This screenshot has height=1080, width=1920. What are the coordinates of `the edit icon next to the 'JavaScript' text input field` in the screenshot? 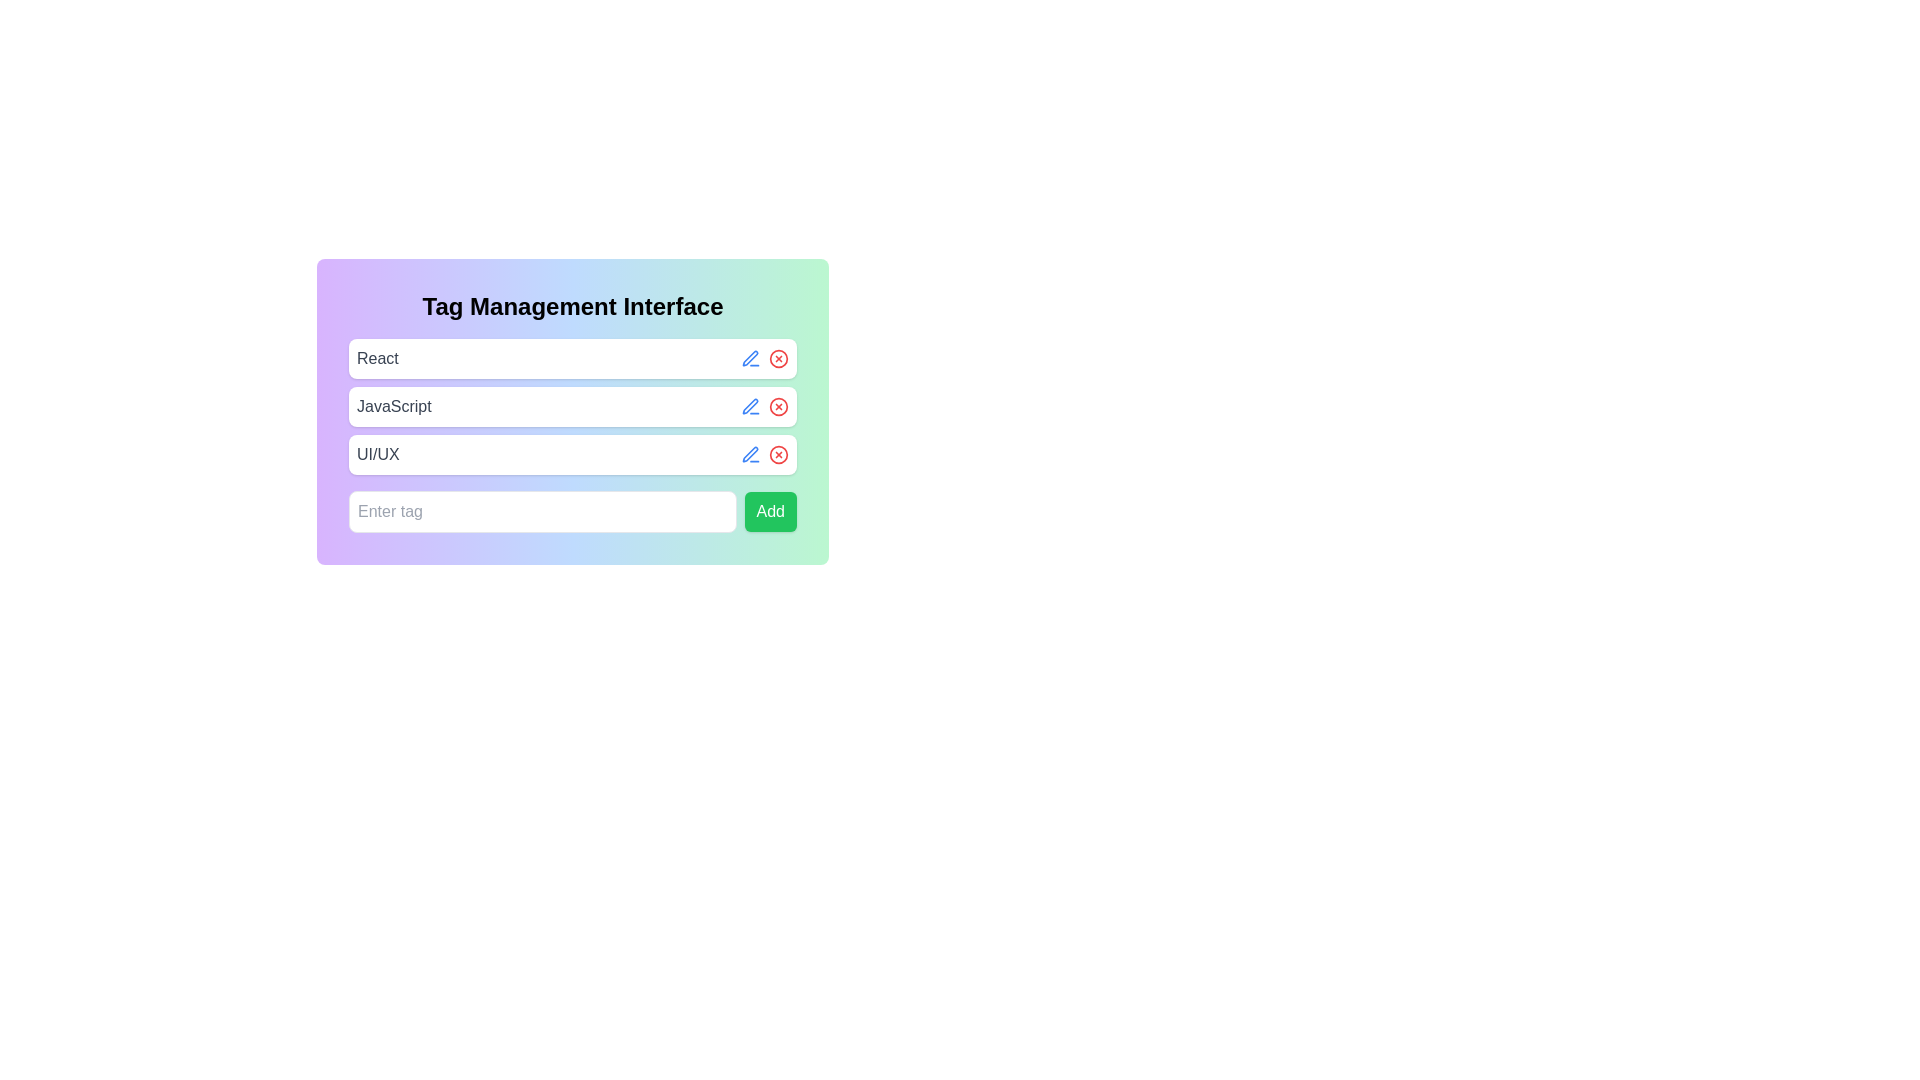 It's located at (749, 405).